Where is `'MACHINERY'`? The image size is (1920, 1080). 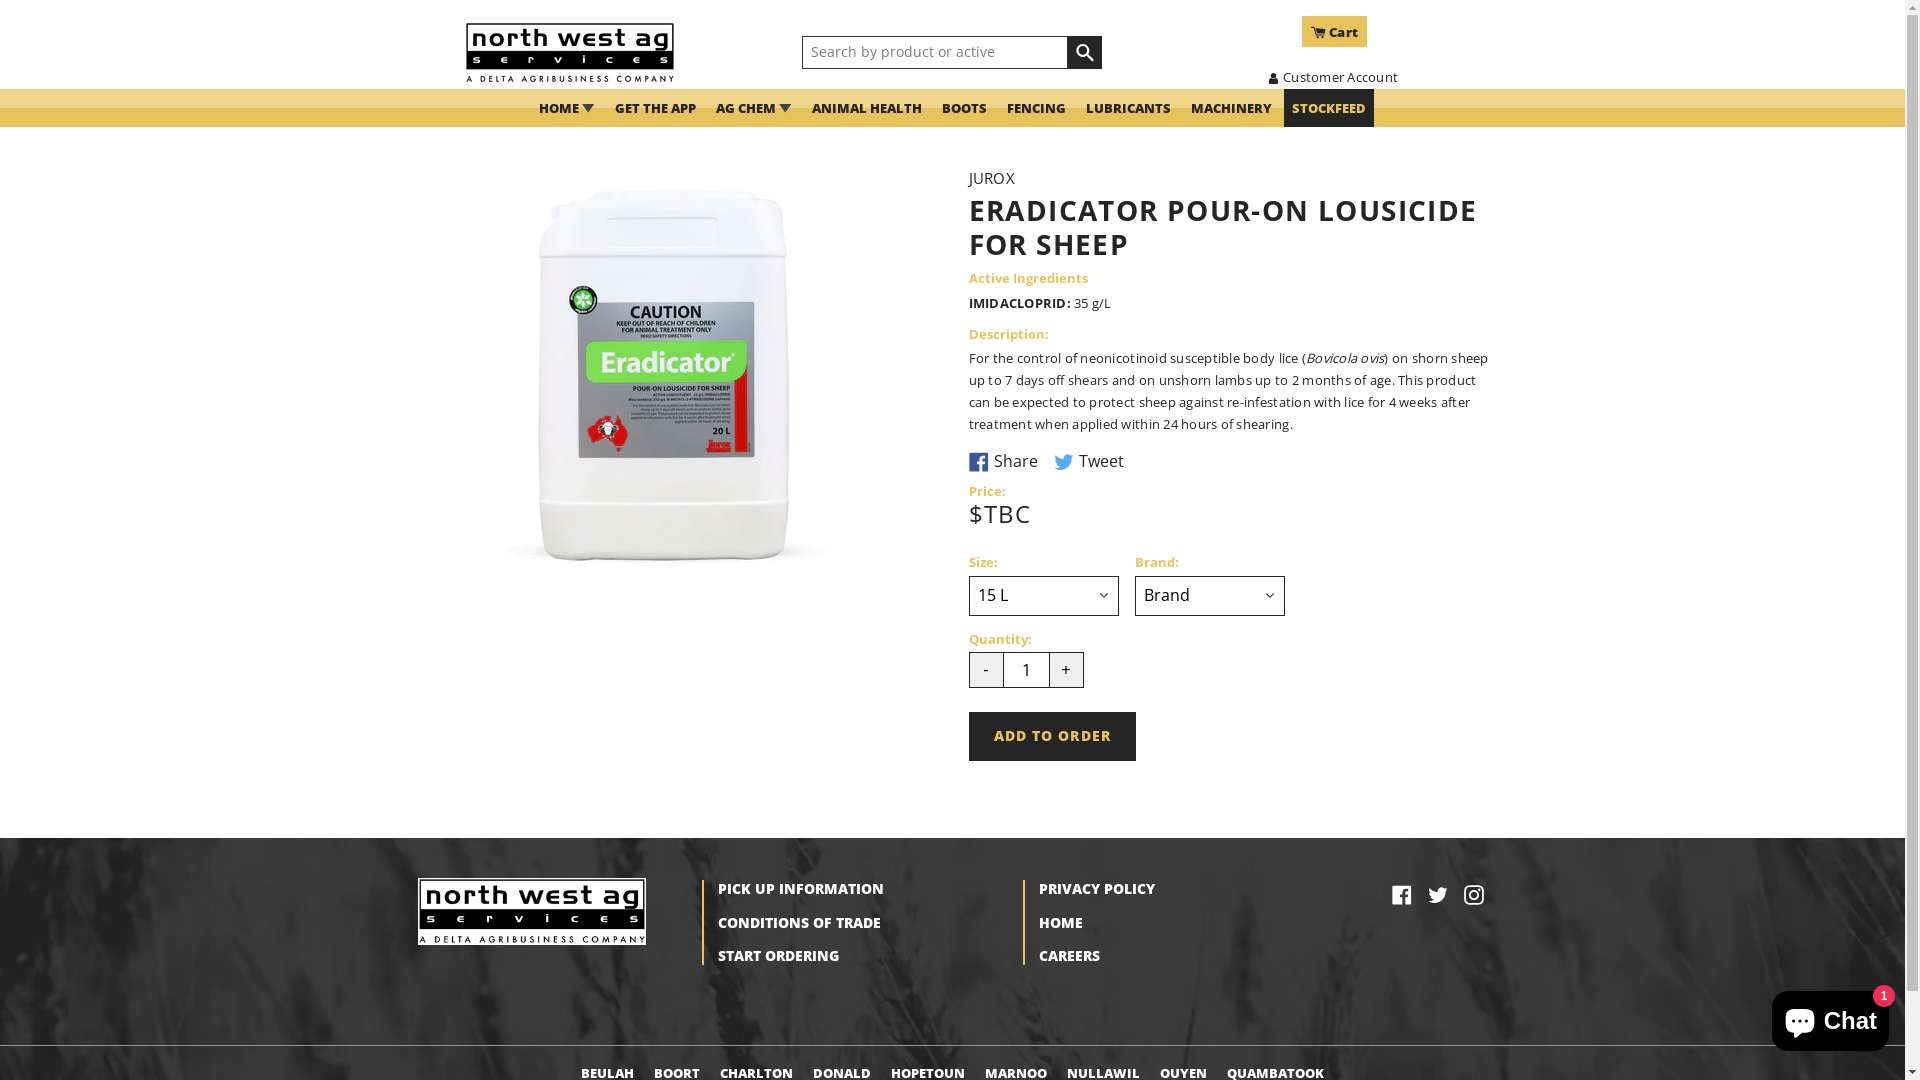
'MACHINERY' is located at coordinates (1230, 108).